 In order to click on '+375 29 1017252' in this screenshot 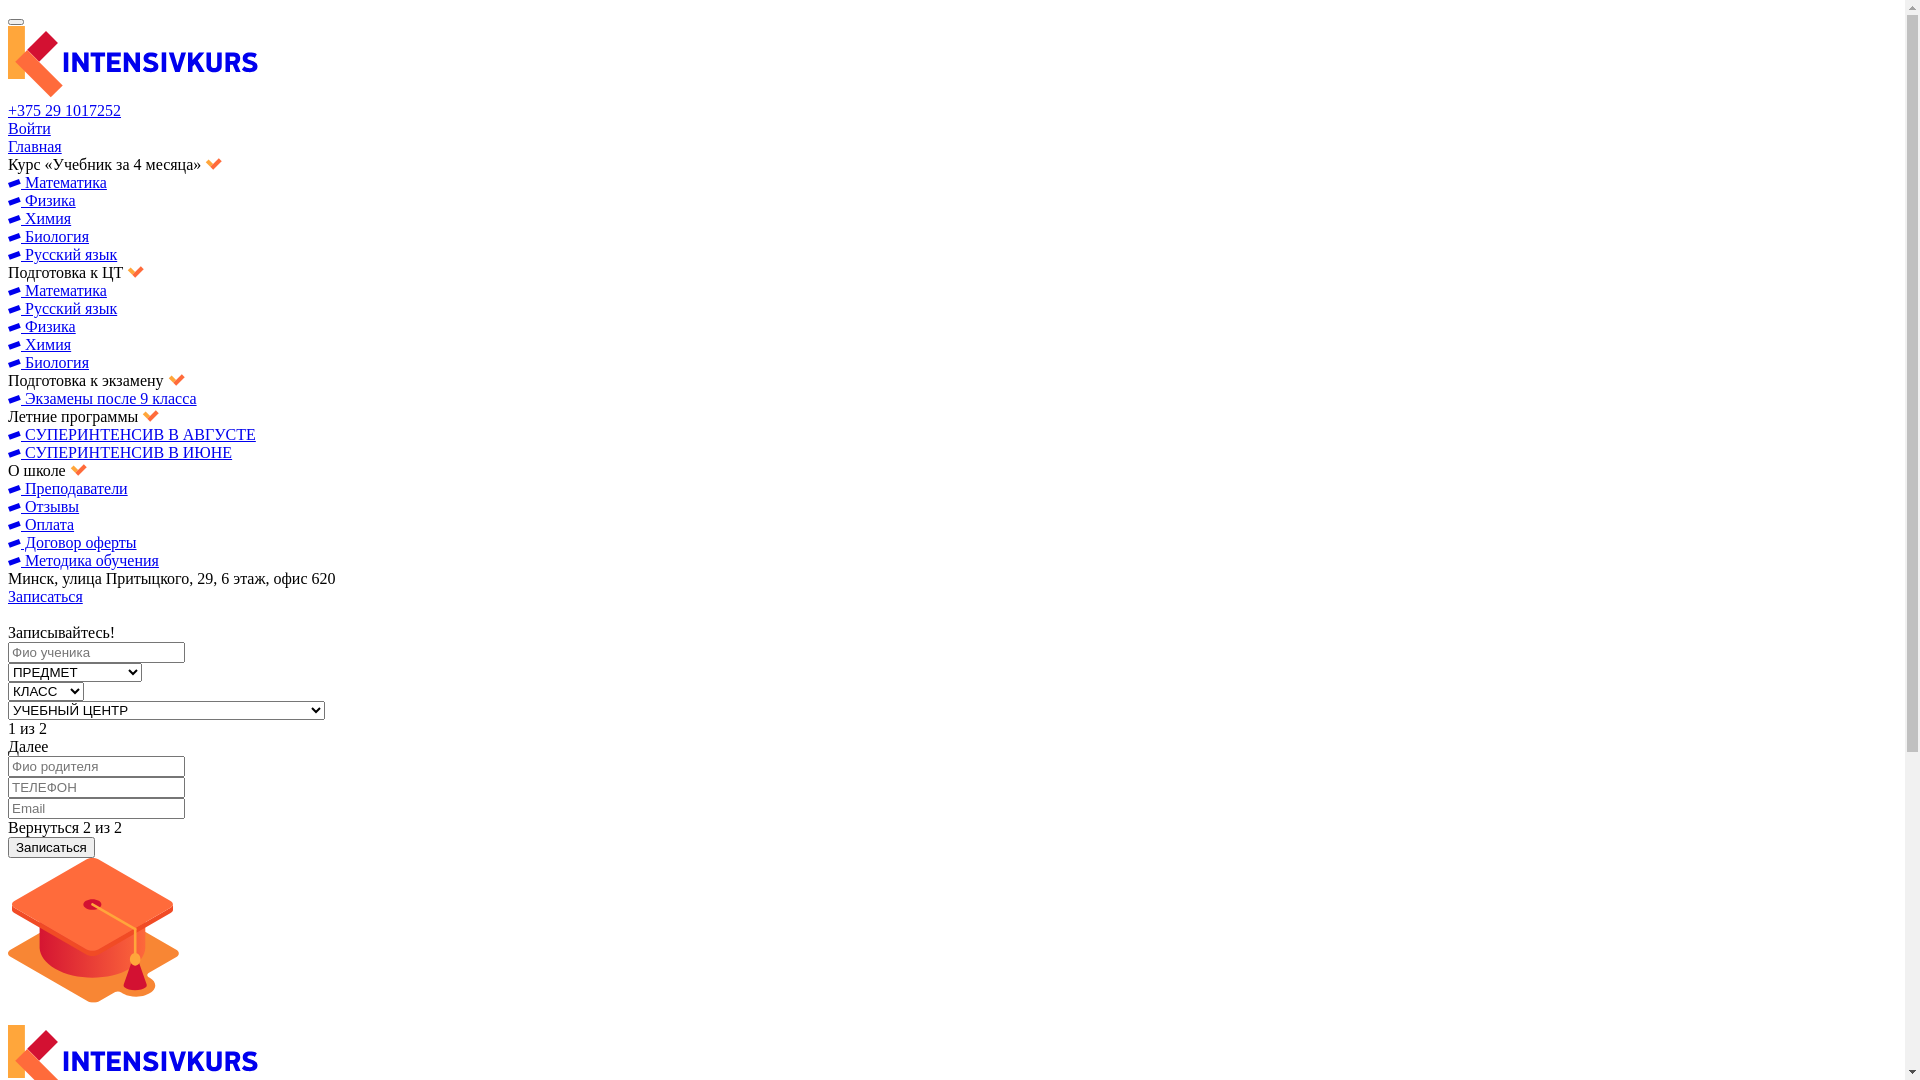, I will do `click(64, 110)`.